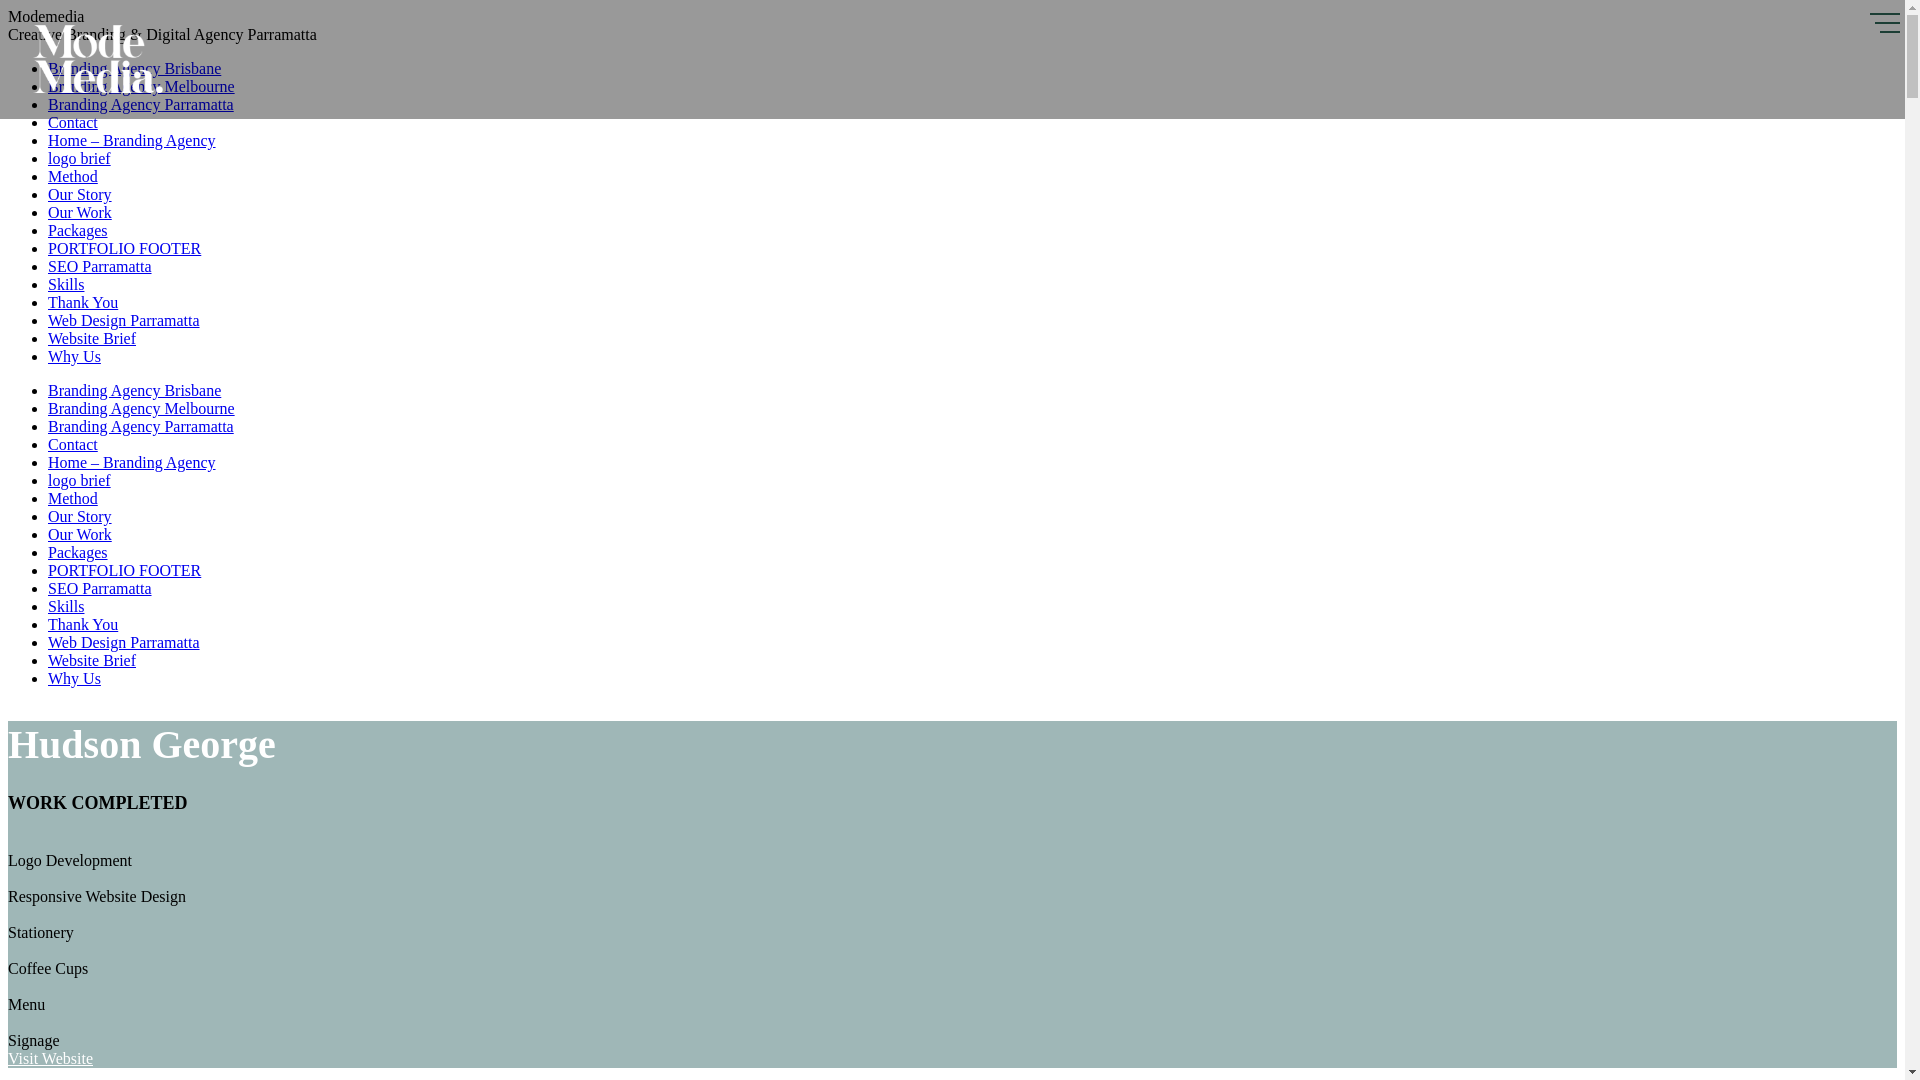 The height and width of the screenshot is (1080, 1920). I want to click on 'Web Design Parramatta', so click(123, 642).